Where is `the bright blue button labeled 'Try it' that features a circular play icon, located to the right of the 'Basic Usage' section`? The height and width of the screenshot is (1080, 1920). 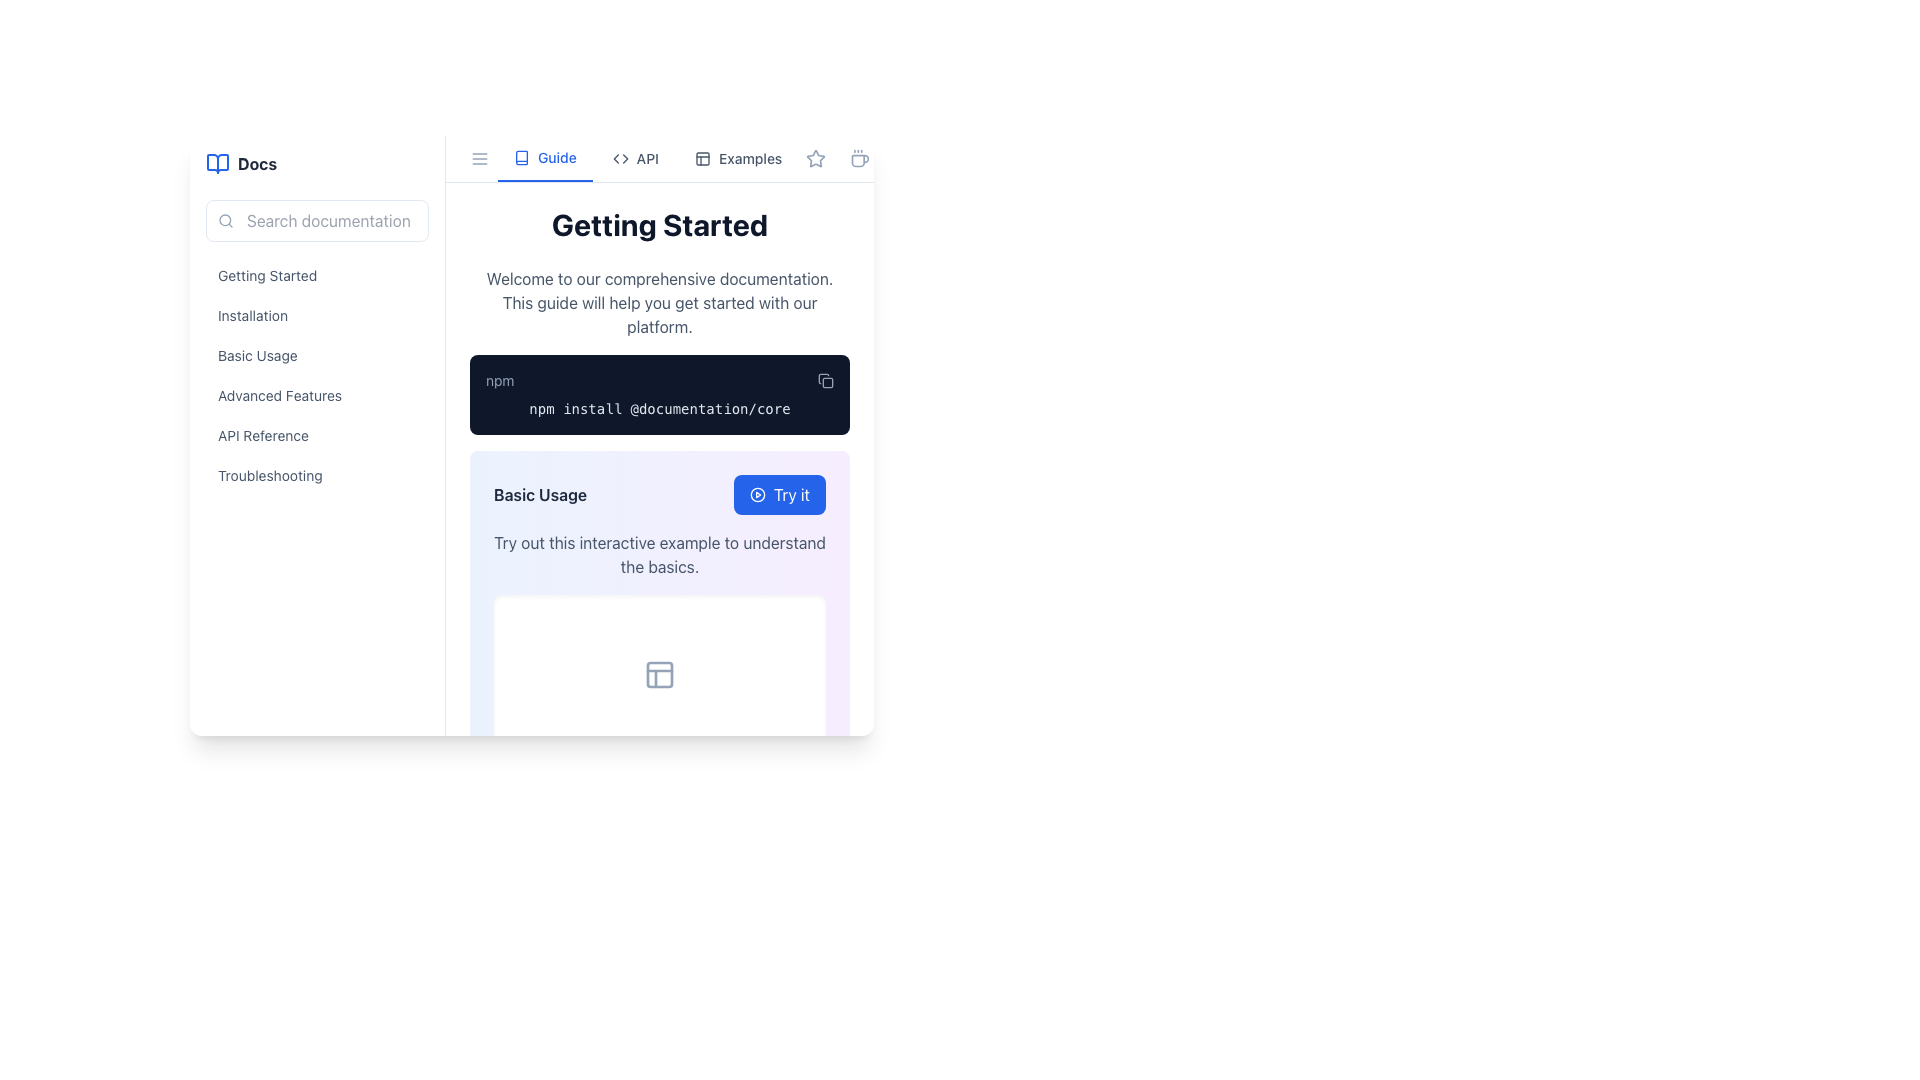
the bright blue button labeled 'Try it' that features a circular play icon, located to the right of the 'Basic Usage' section is located at coordinates (778, 494).